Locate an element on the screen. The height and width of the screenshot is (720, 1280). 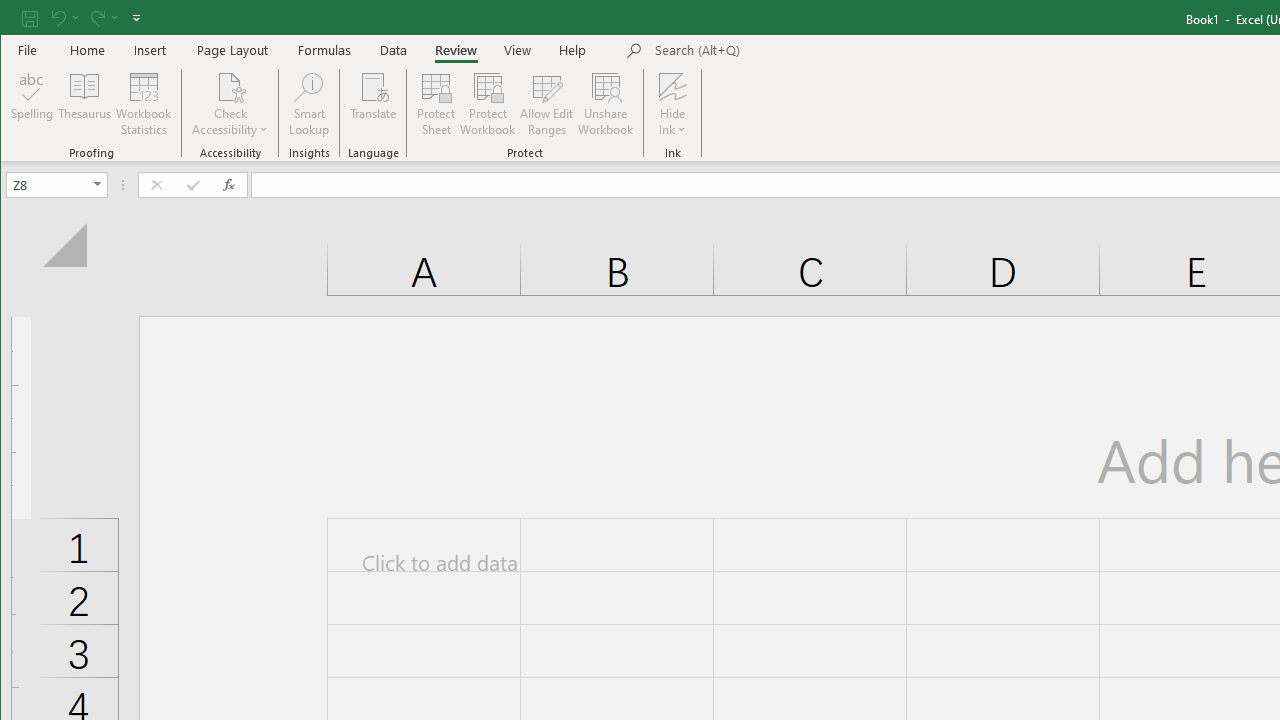
'View' is located at coordinates (518, 49).